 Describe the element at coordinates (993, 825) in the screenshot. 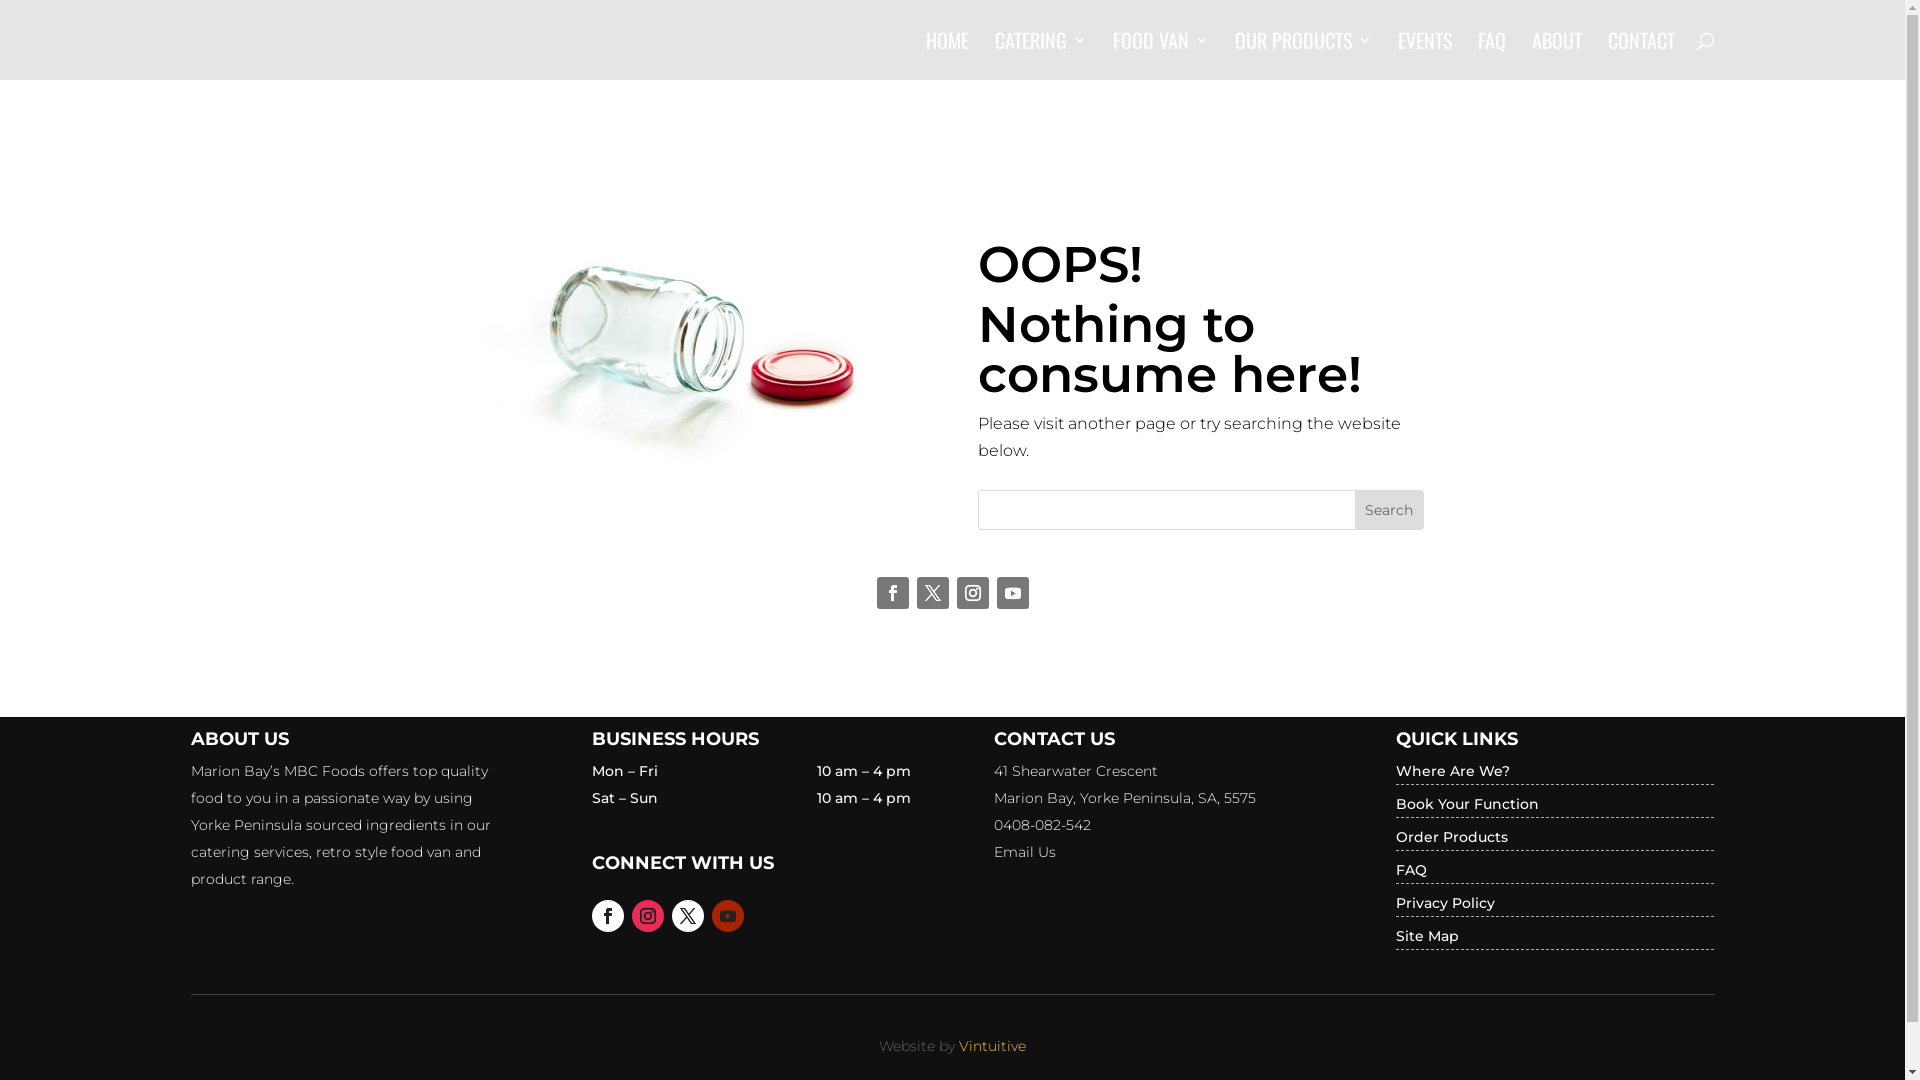

I see `'0408-082-542'` at that location.